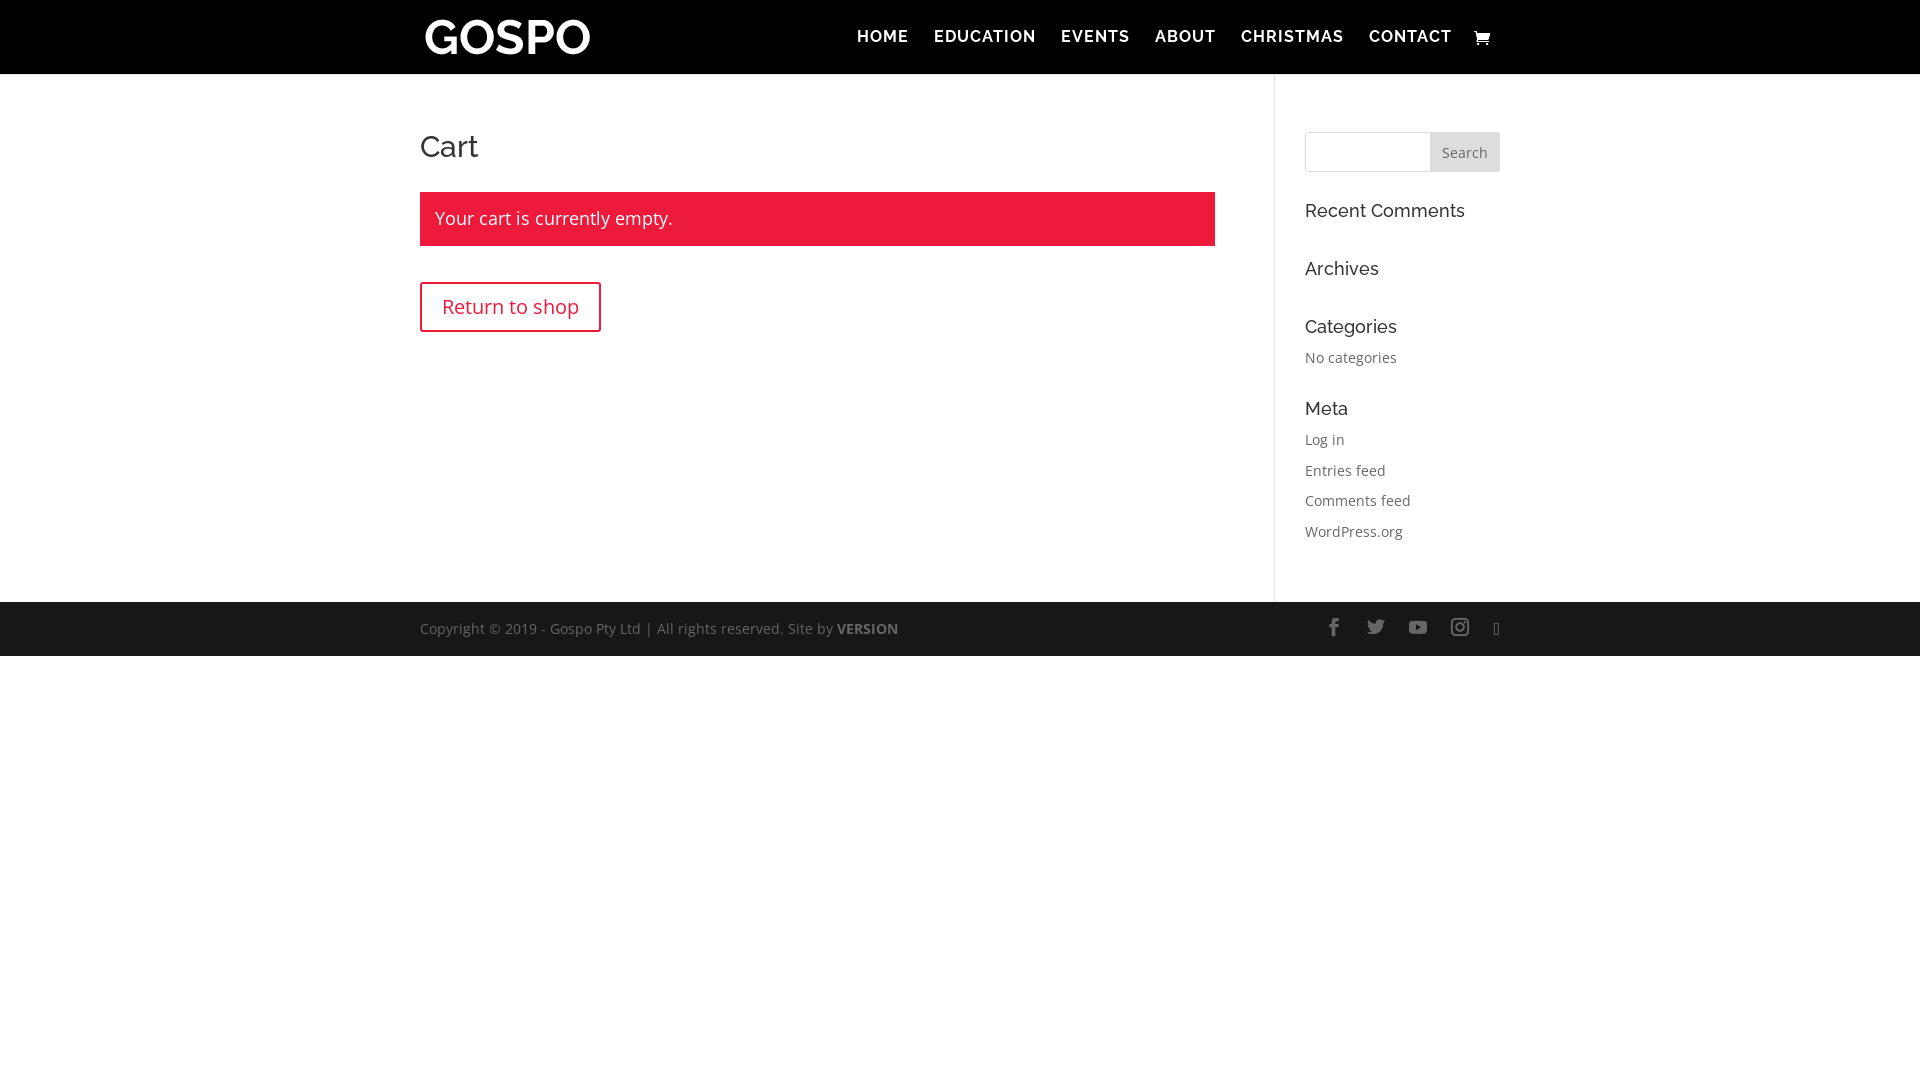  What do you see at coordinates (1345, 470) in the screenshot?
I see `'Entries feed'` at bounding box center [1345, 470].